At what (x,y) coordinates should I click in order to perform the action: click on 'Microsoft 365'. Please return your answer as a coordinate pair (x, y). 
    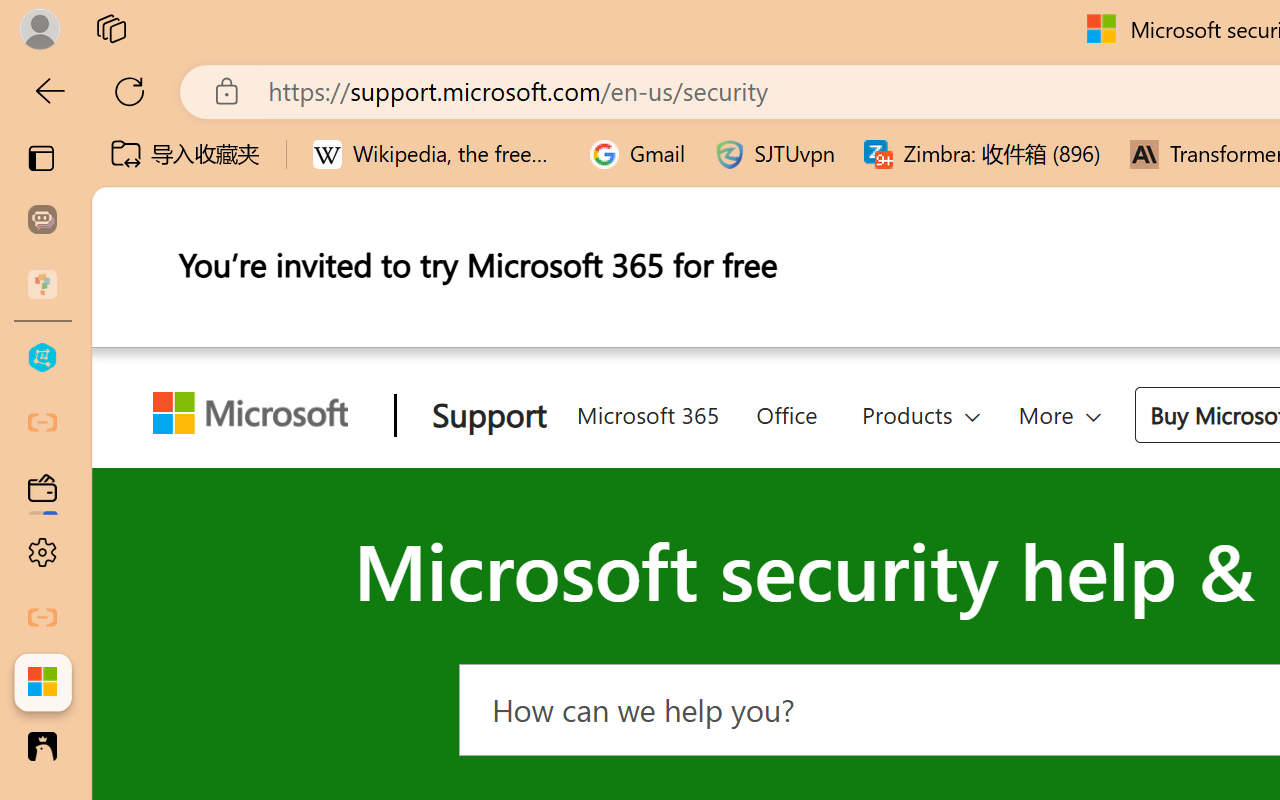
    Looking at the image, I should click on (647, 412).